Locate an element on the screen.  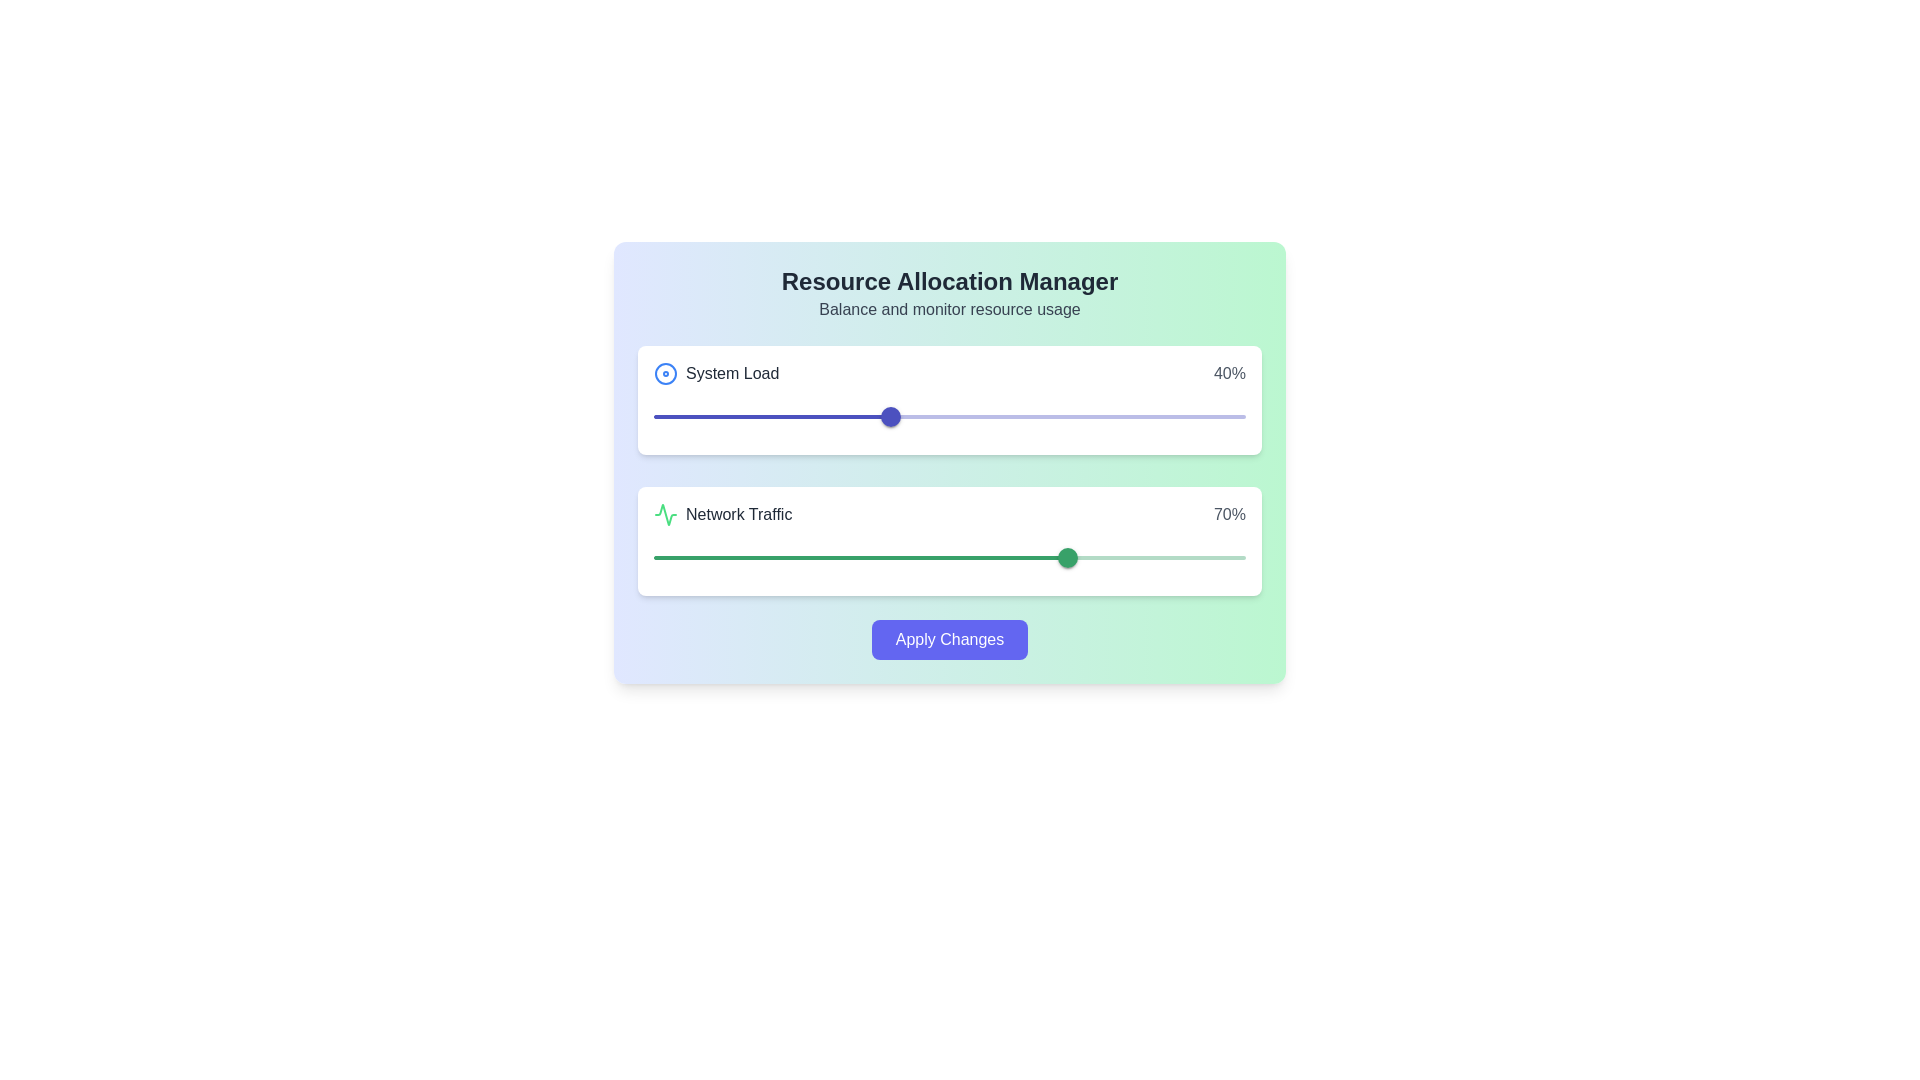
the 'Network Traffic' label with icon, which is located below the 'System Load' section and displays the text 'Network Traffic' alongside a green graph icon is located at coordinates (722, 514).